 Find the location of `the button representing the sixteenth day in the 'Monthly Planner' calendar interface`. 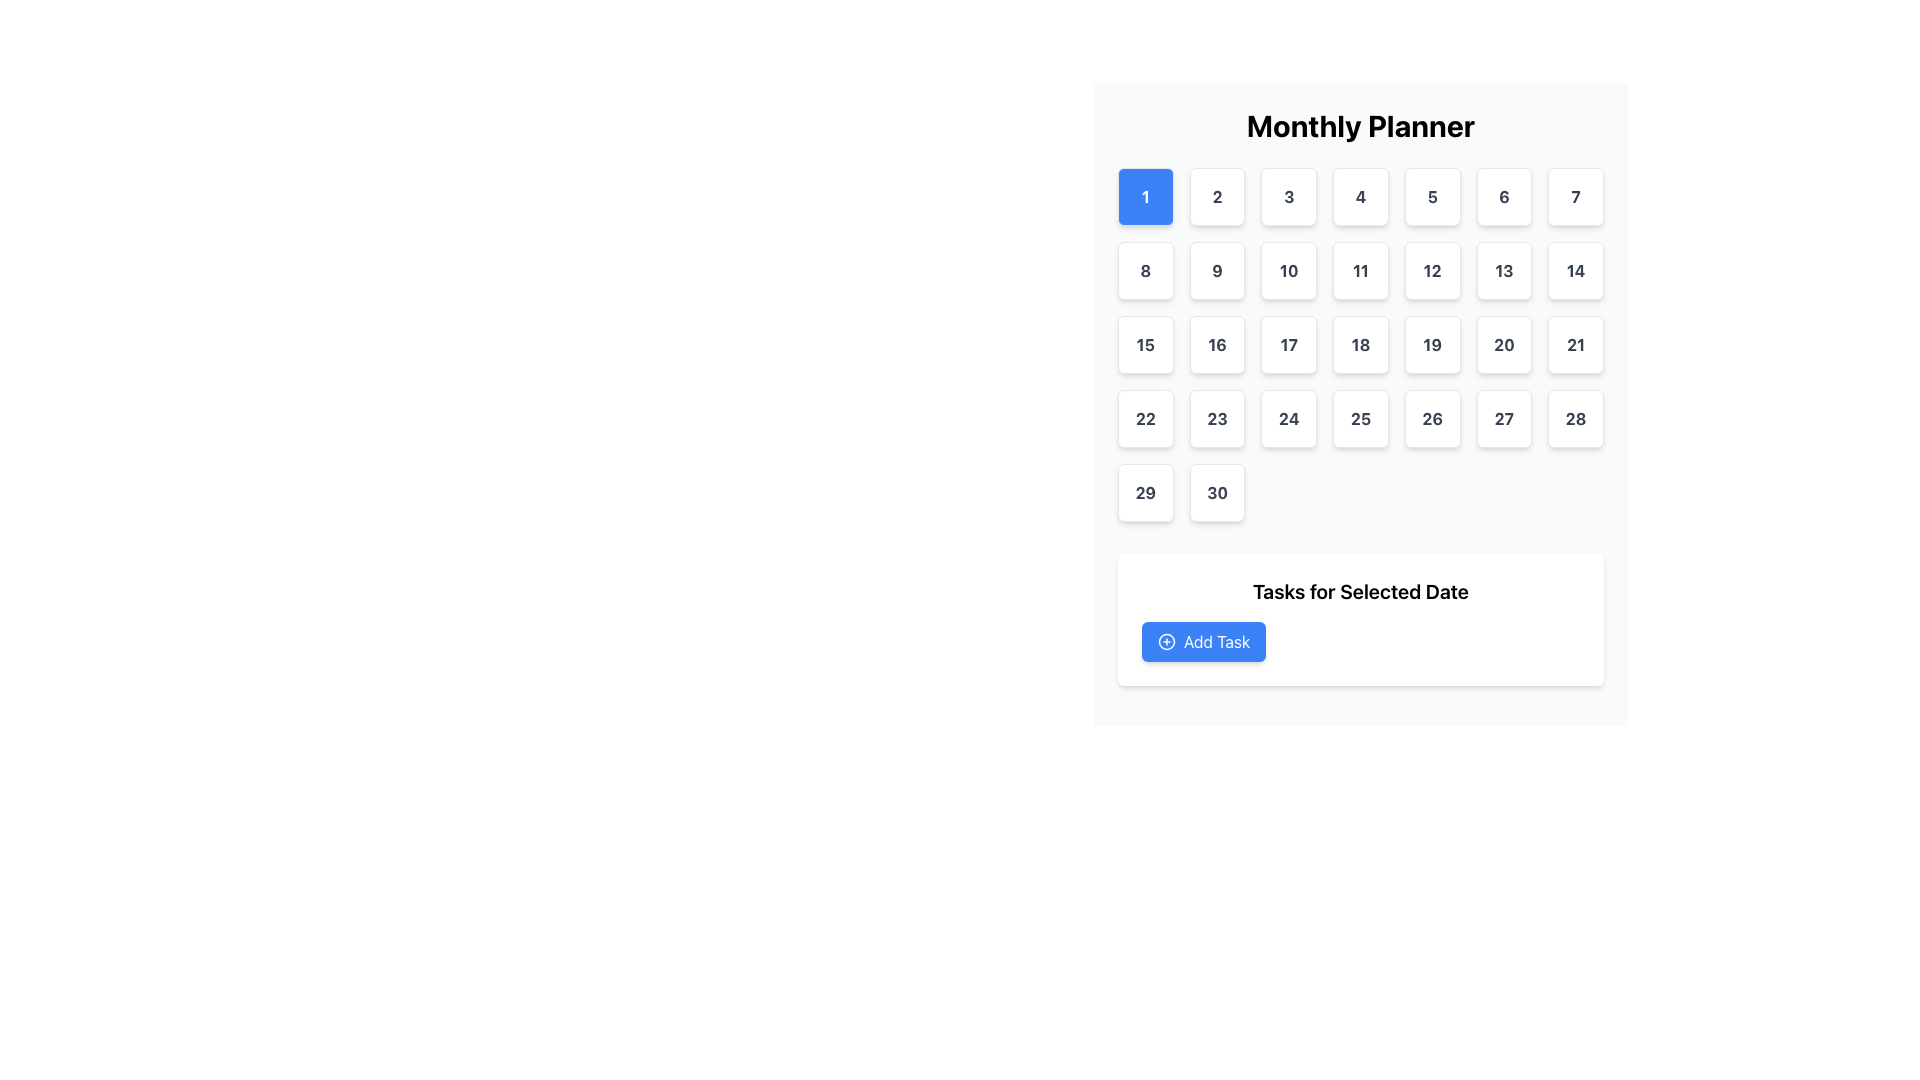

the button representing the sixteenth day in the 'Monthly Planner' calendar interface is located at coordinates (1216, 343).